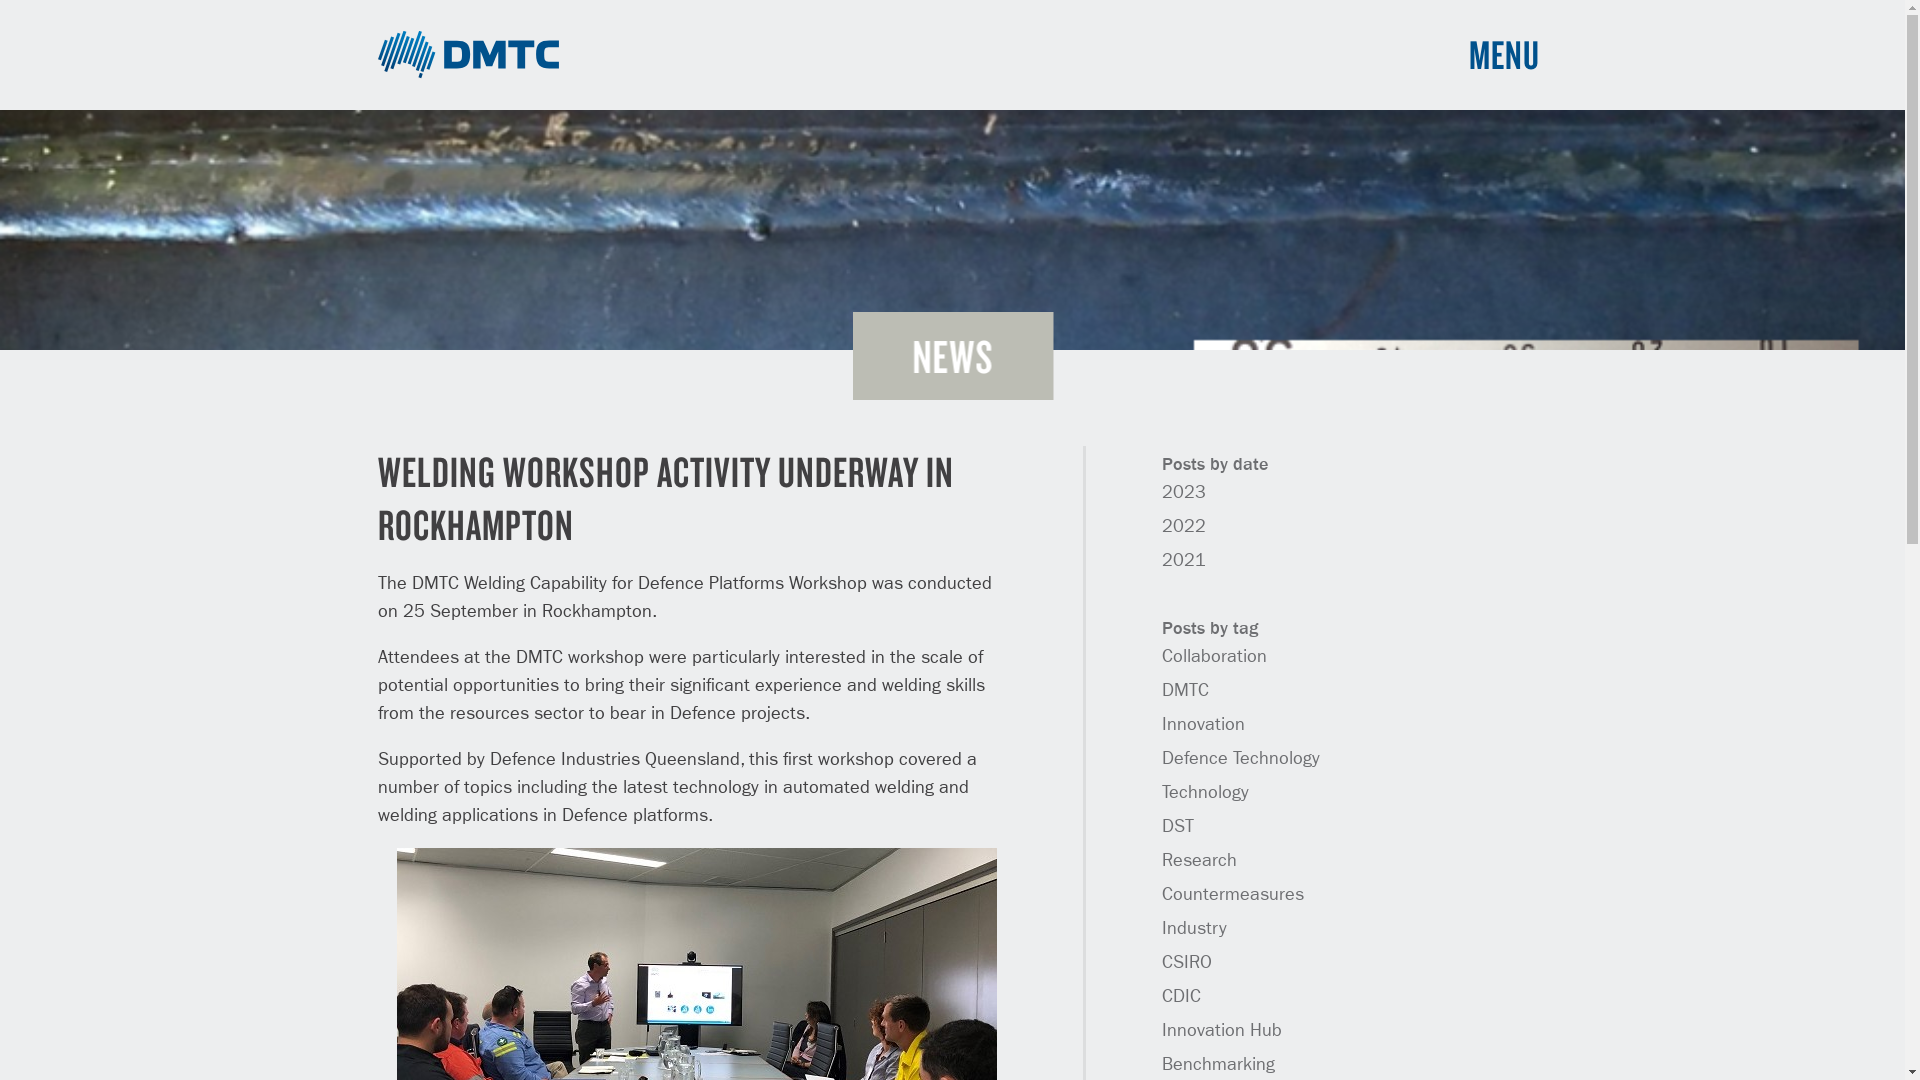  What do you see at coordinates (1161, 526) in the screenshot?
I see `'2022'` at bounding box center [1161, 526].